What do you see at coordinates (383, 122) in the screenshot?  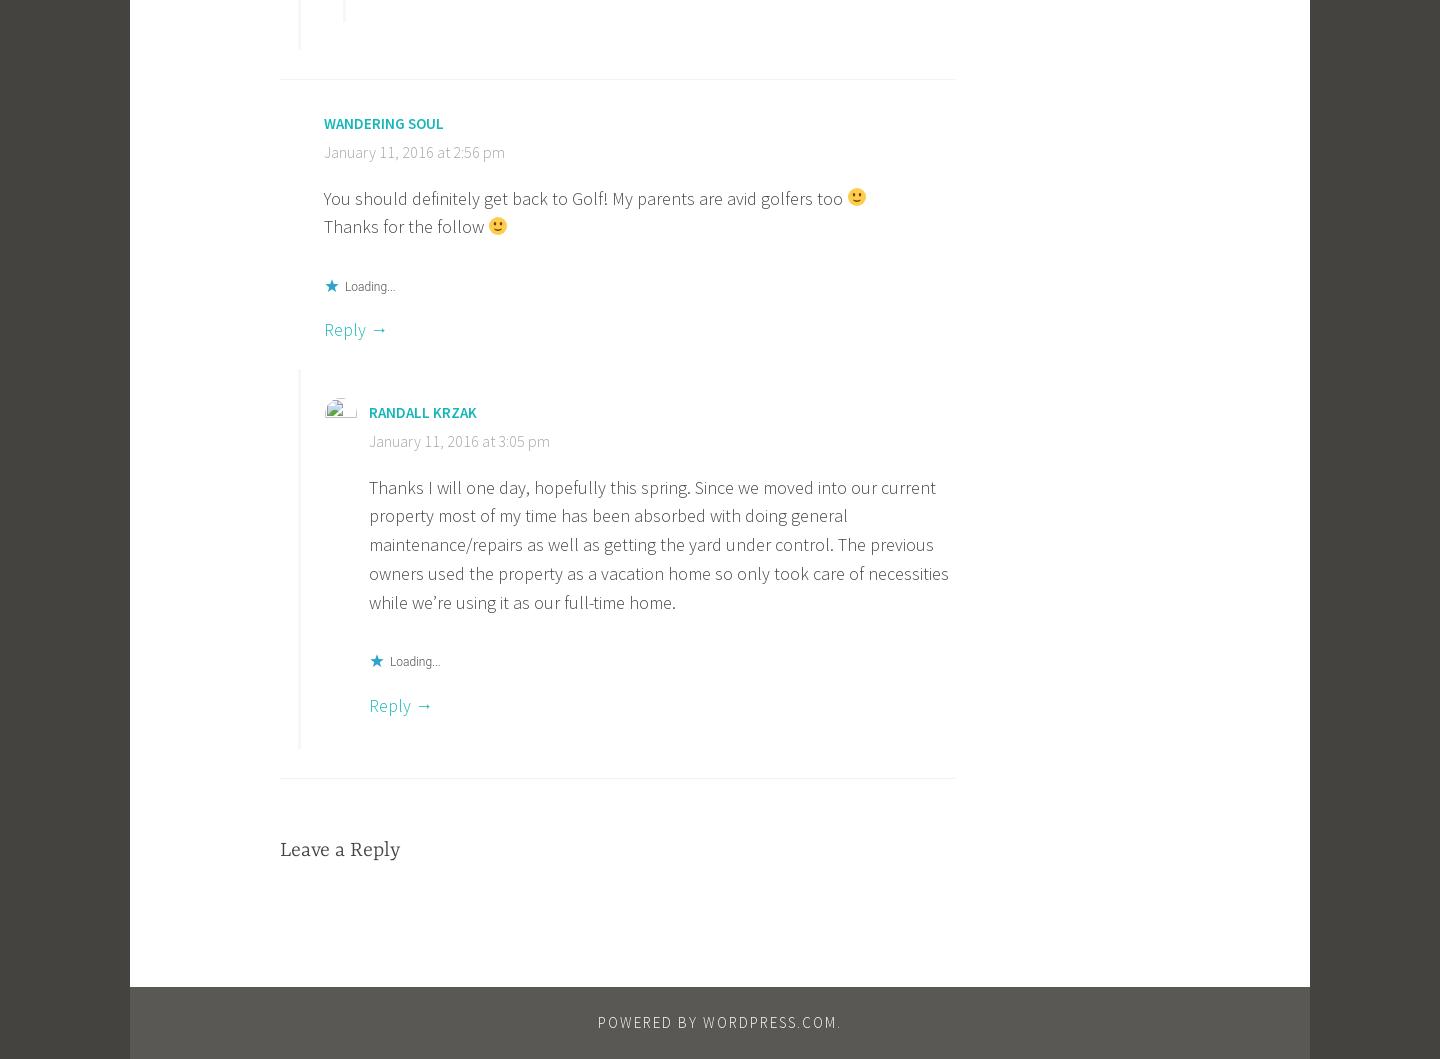 I see `'Wandering Soul'` at bounding box center [383, 122].